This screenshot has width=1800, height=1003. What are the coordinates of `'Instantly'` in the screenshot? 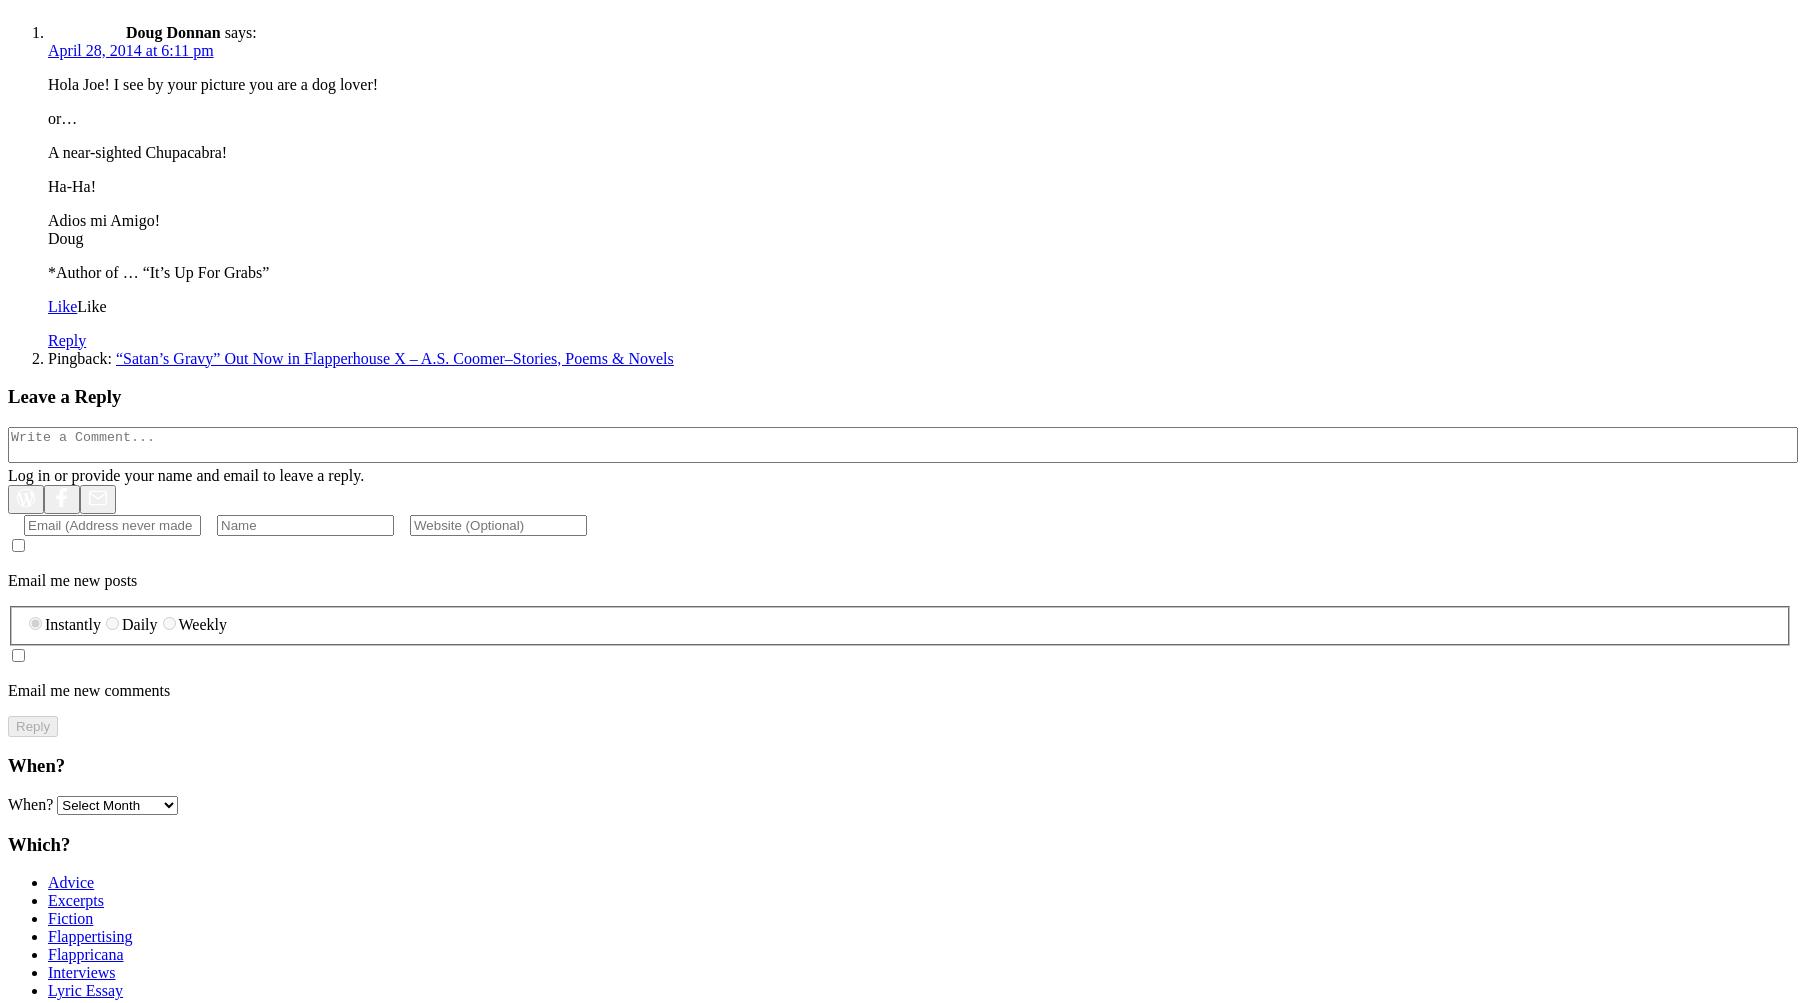 It's located at (44, 623).